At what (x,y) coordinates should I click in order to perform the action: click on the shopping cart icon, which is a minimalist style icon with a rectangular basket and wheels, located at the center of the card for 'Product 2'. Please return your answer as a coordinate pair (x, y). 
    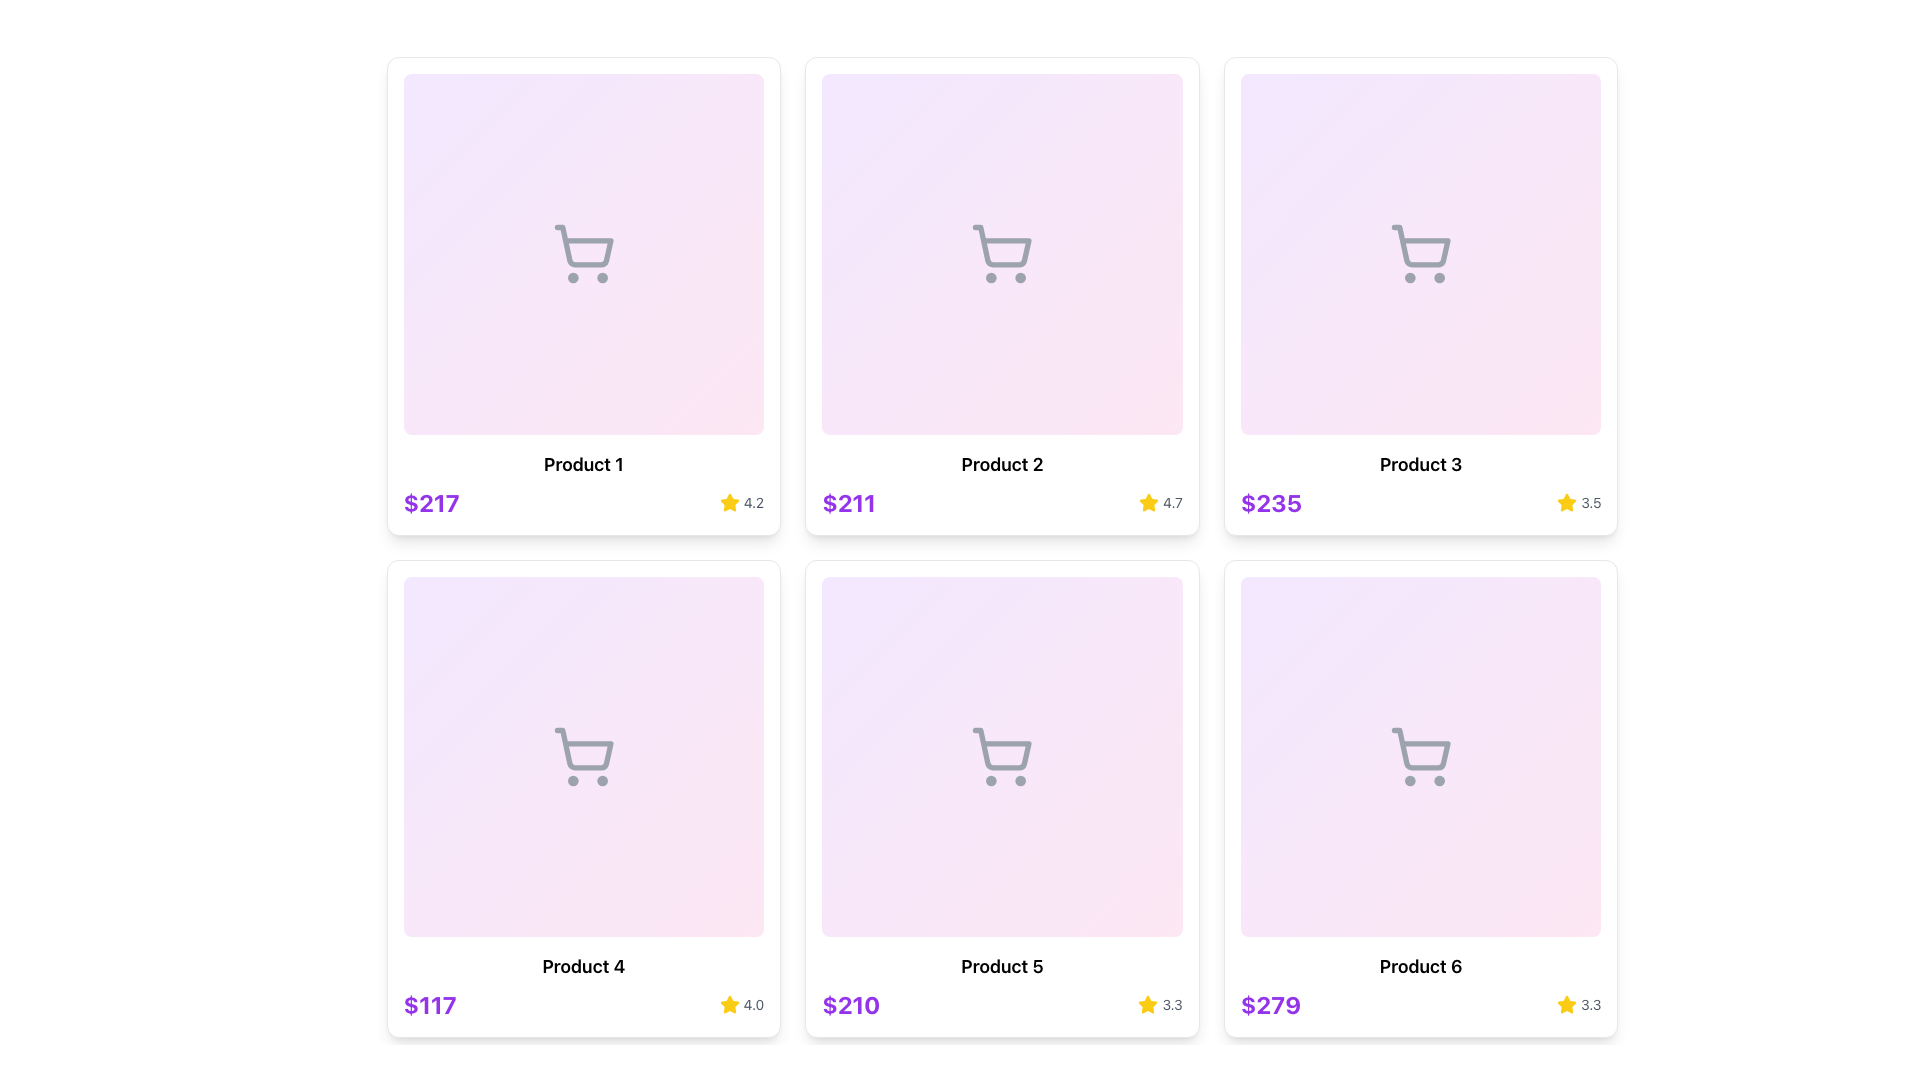
    Looking at the image, I should click on (1002, 245).